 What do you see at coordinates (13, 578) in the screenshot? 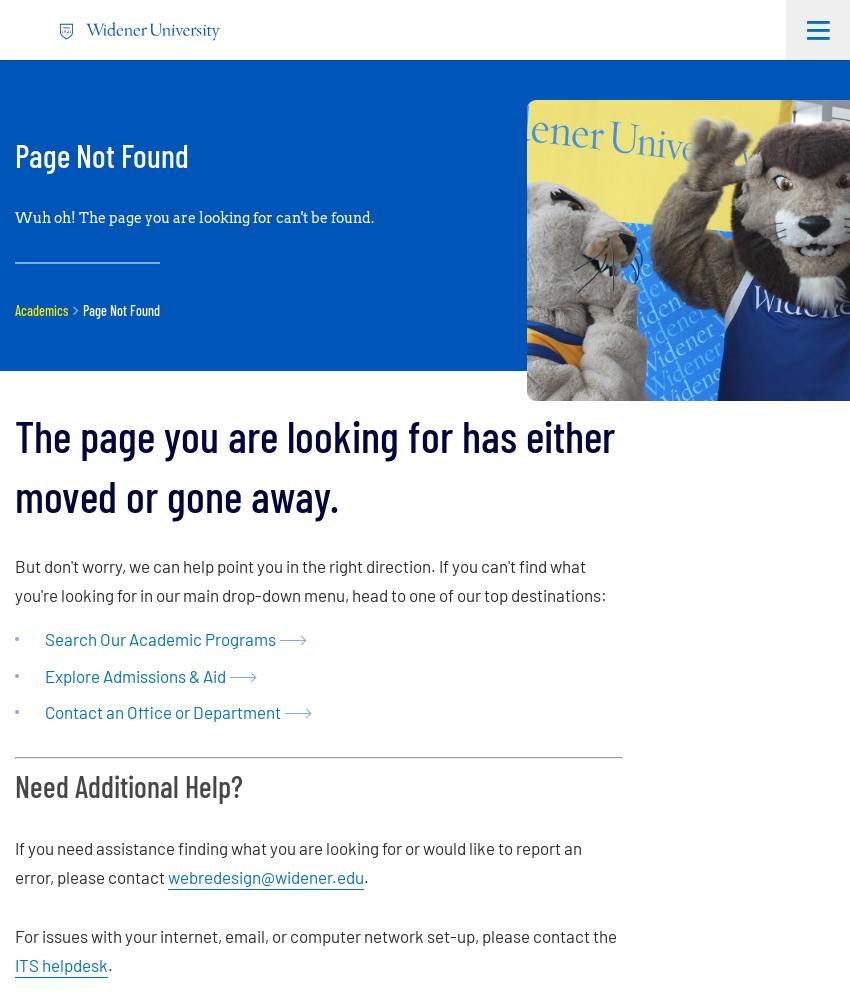
I see `'But don't worry, we can help point you in the right direction. If you can't find what you're looking for in our main drop-down menu, head to one of our top destinations:'` at bounding box center [13, 578].